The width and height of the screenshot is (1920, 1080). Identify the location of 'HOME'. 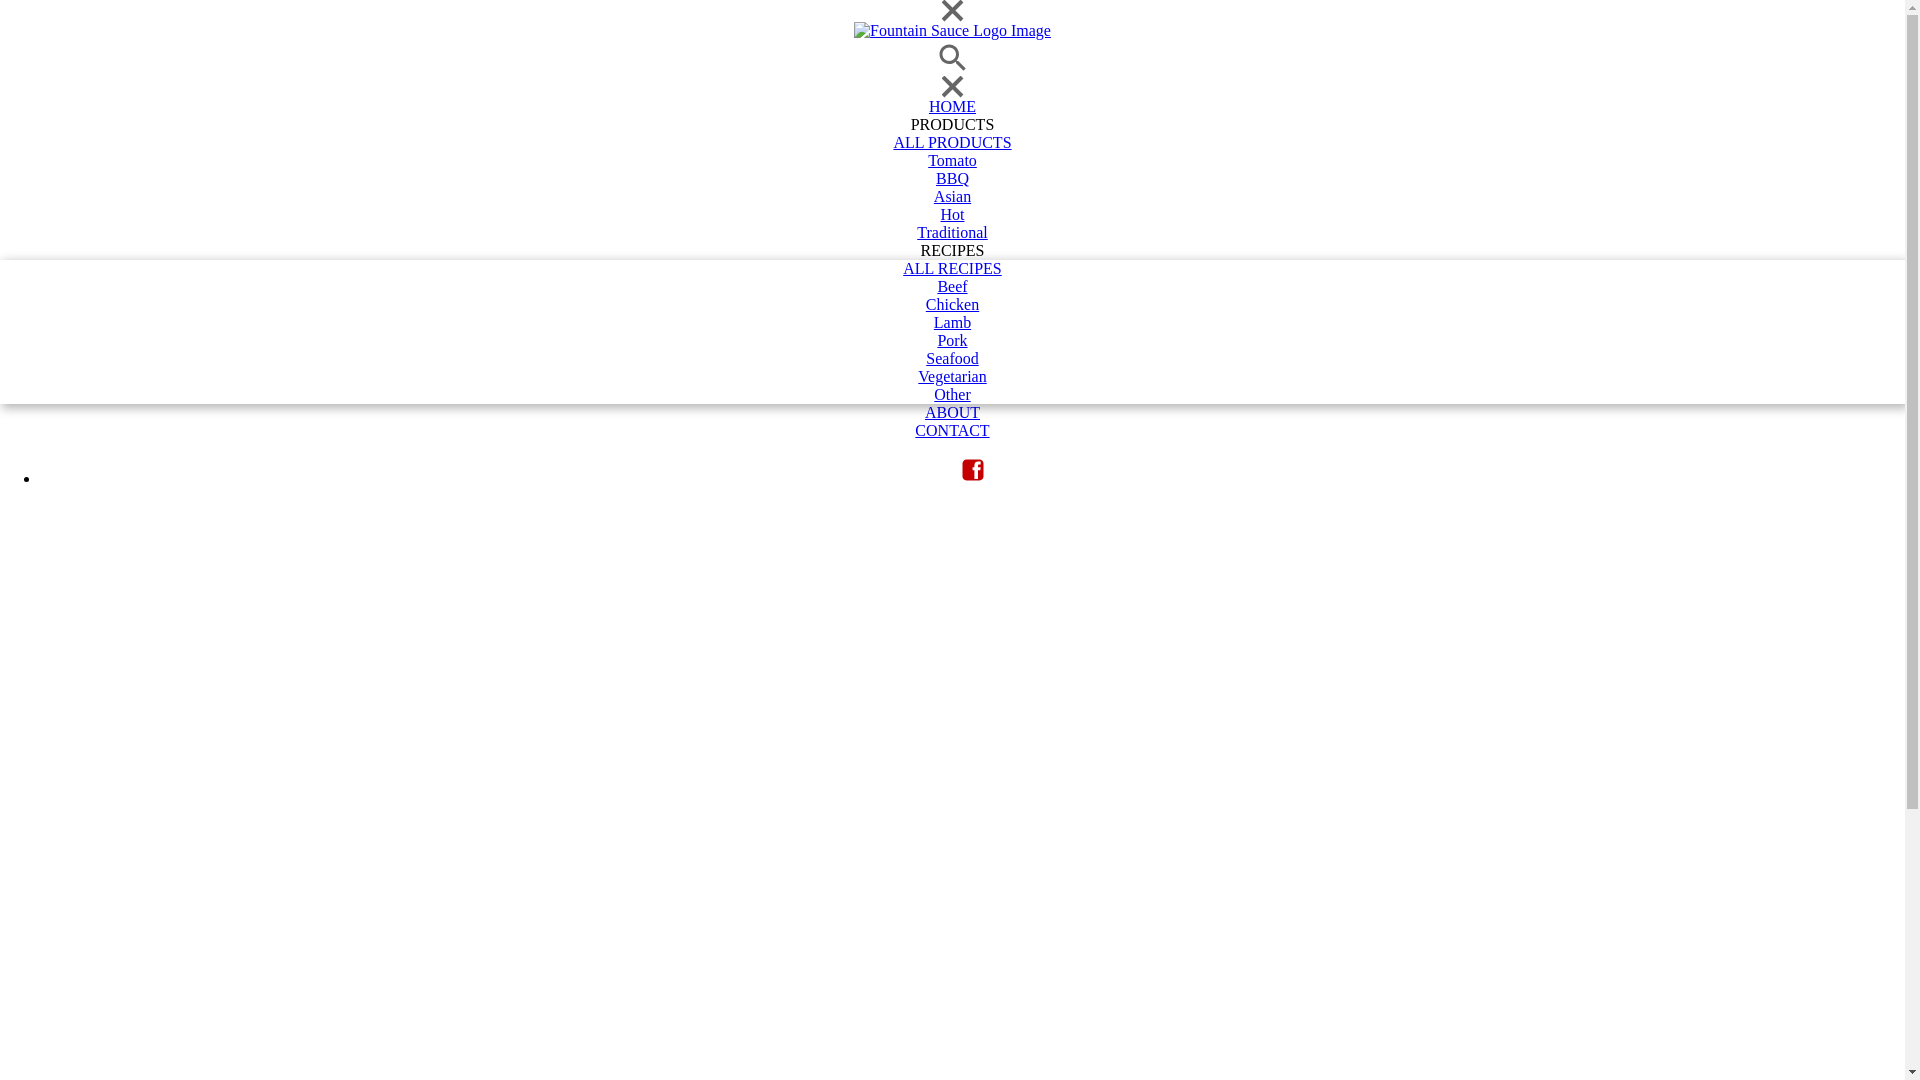
(951, 107).